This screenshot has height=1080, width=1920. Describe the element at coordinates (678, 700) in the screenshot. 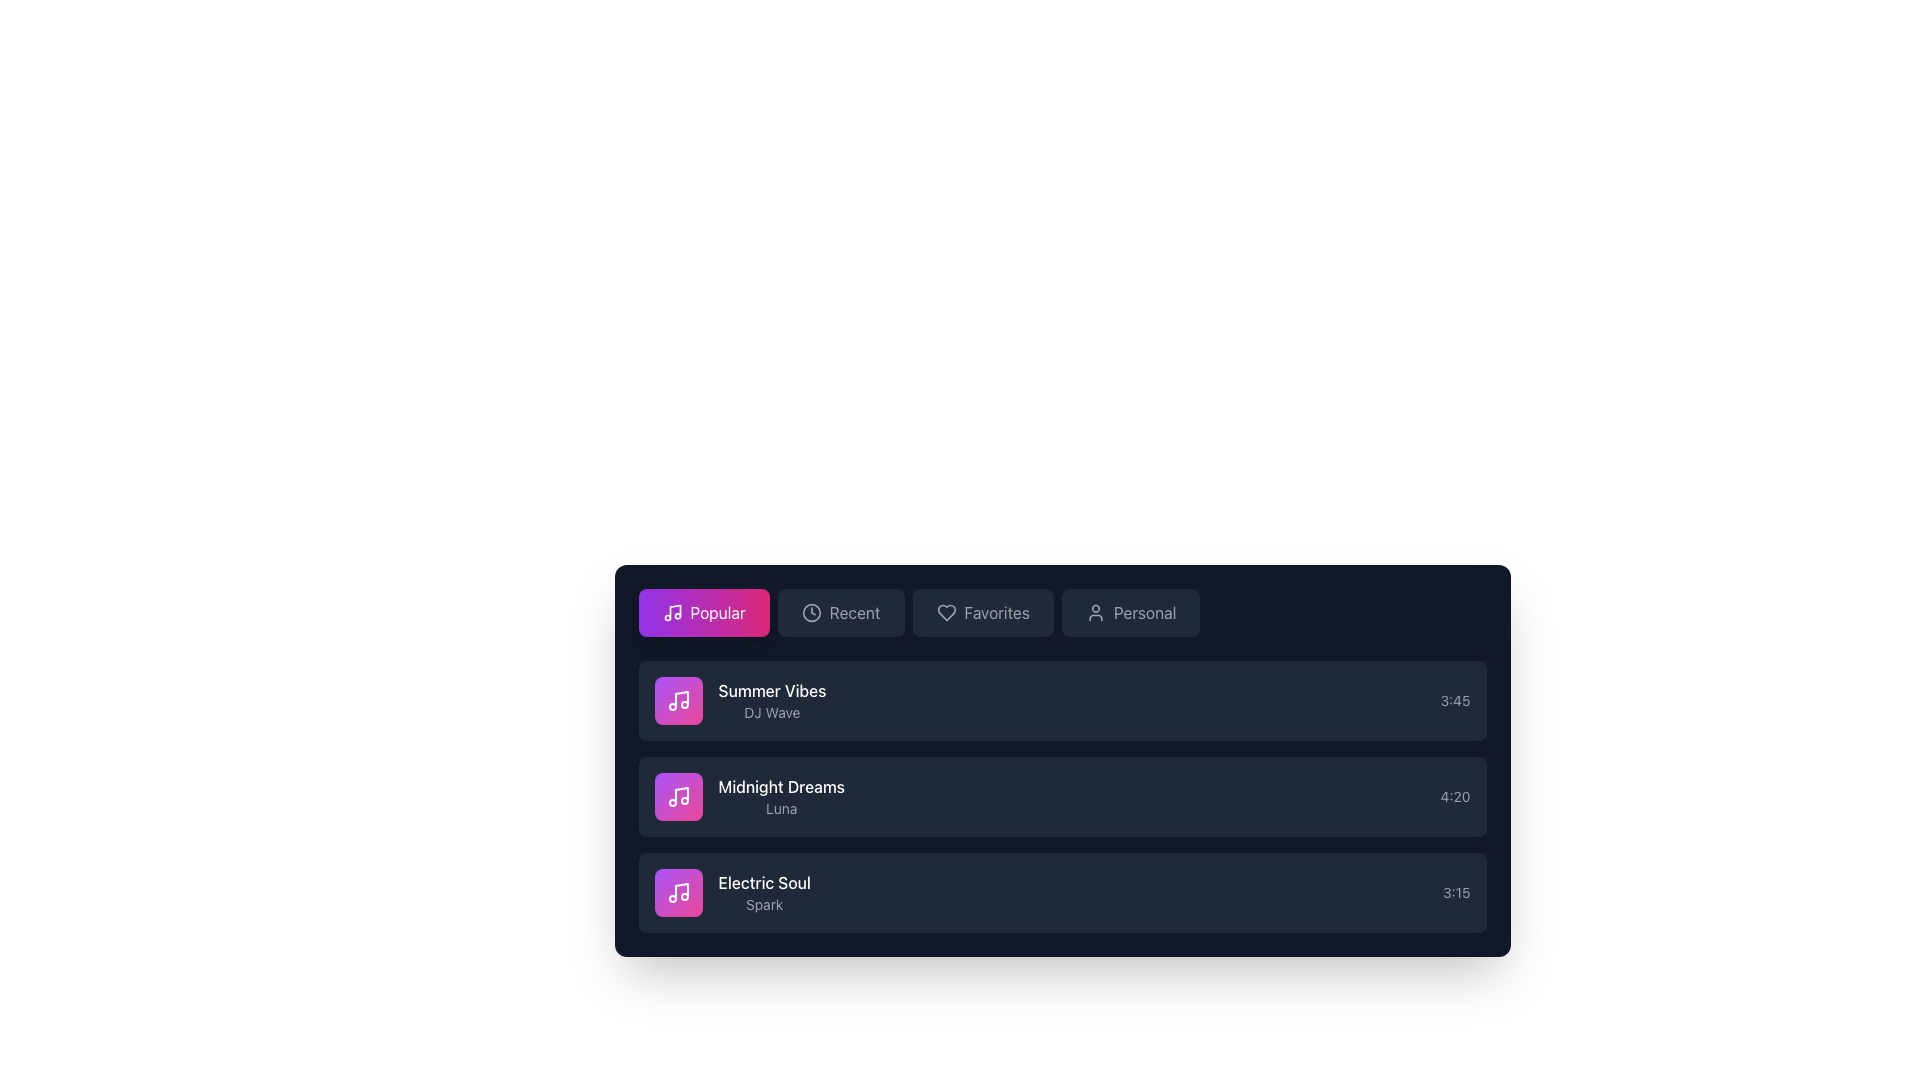

I see `the graphical icon representing 'Summer Vibes', which is the first item in the vertical list of song options in the 'Popular' tab` at that location.